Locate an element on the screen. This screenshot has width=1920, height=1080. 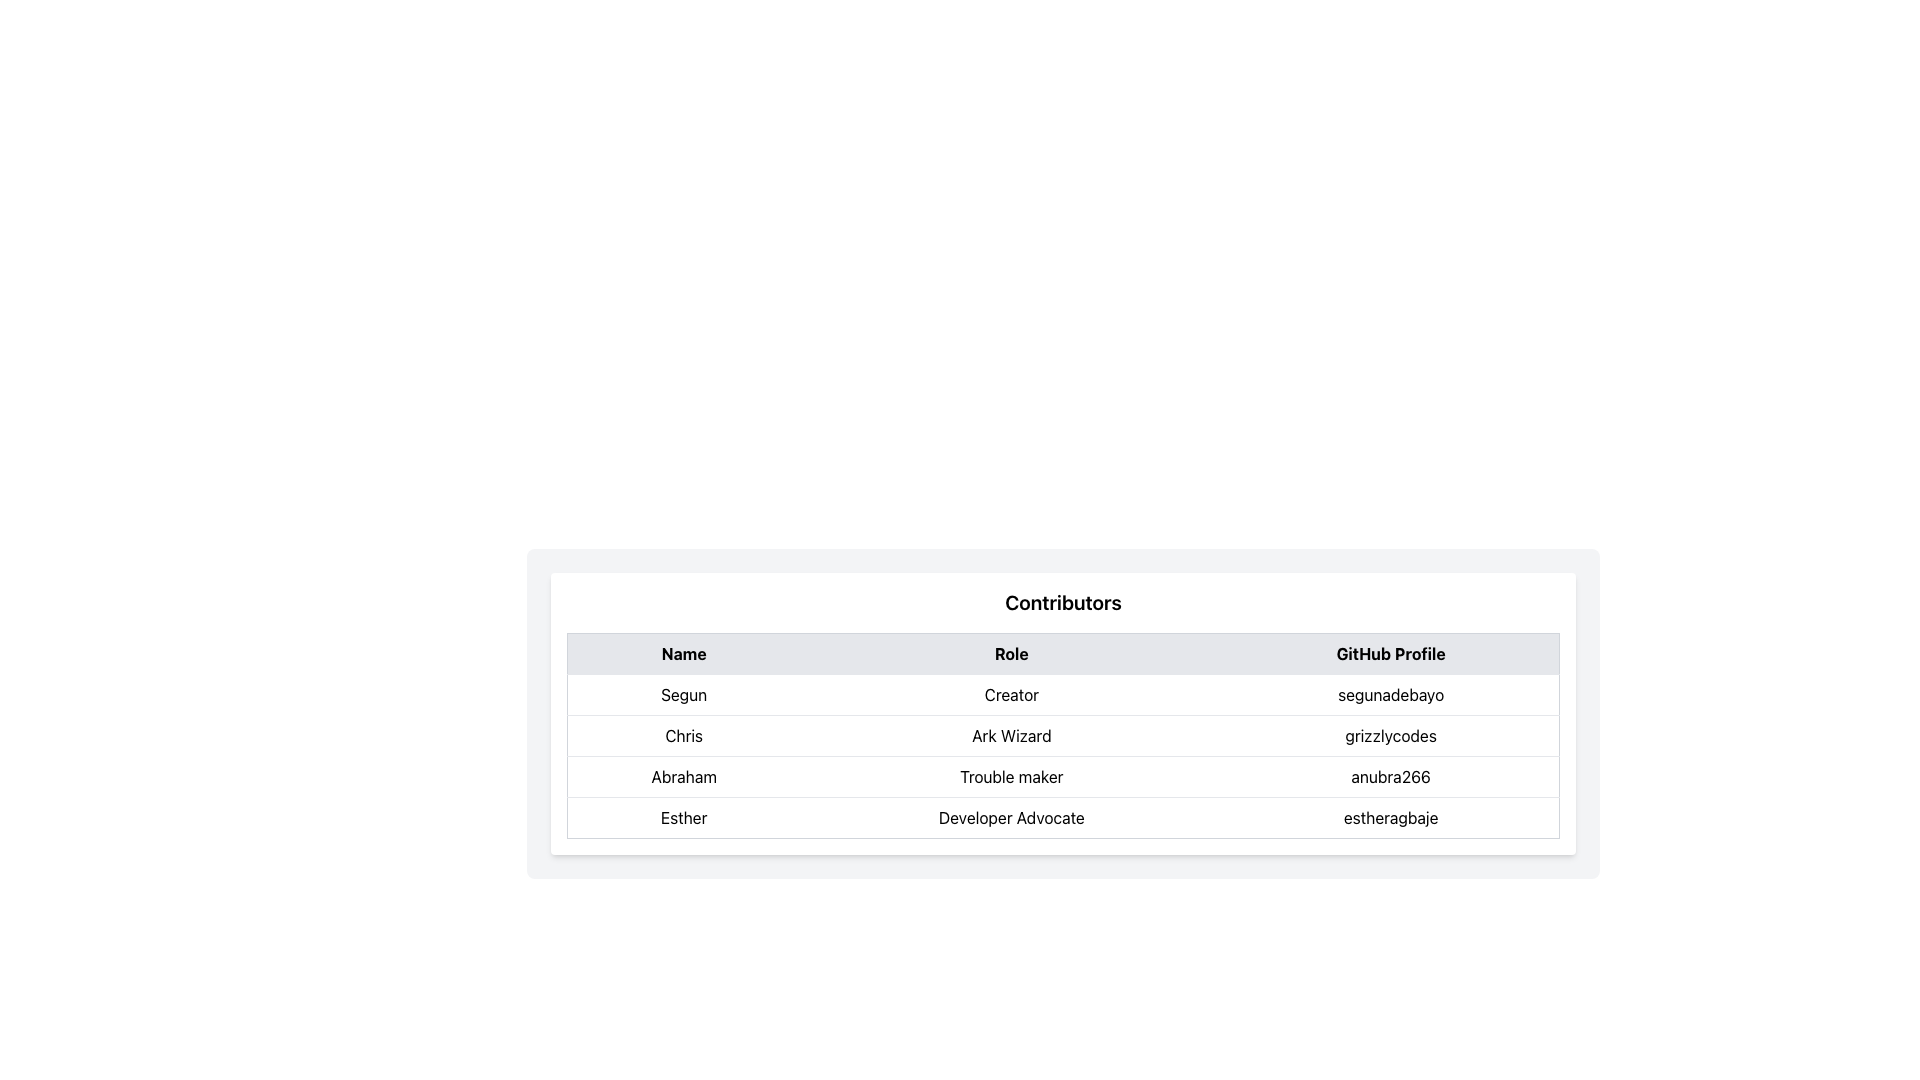
the text element that reads 'anubra266' located in the rightmost part of the table cell under the 'GitHub Profile' column, in the row corresponding to 'Abraham' and 'Trouble maker' is located at coordinates (1390, 775).